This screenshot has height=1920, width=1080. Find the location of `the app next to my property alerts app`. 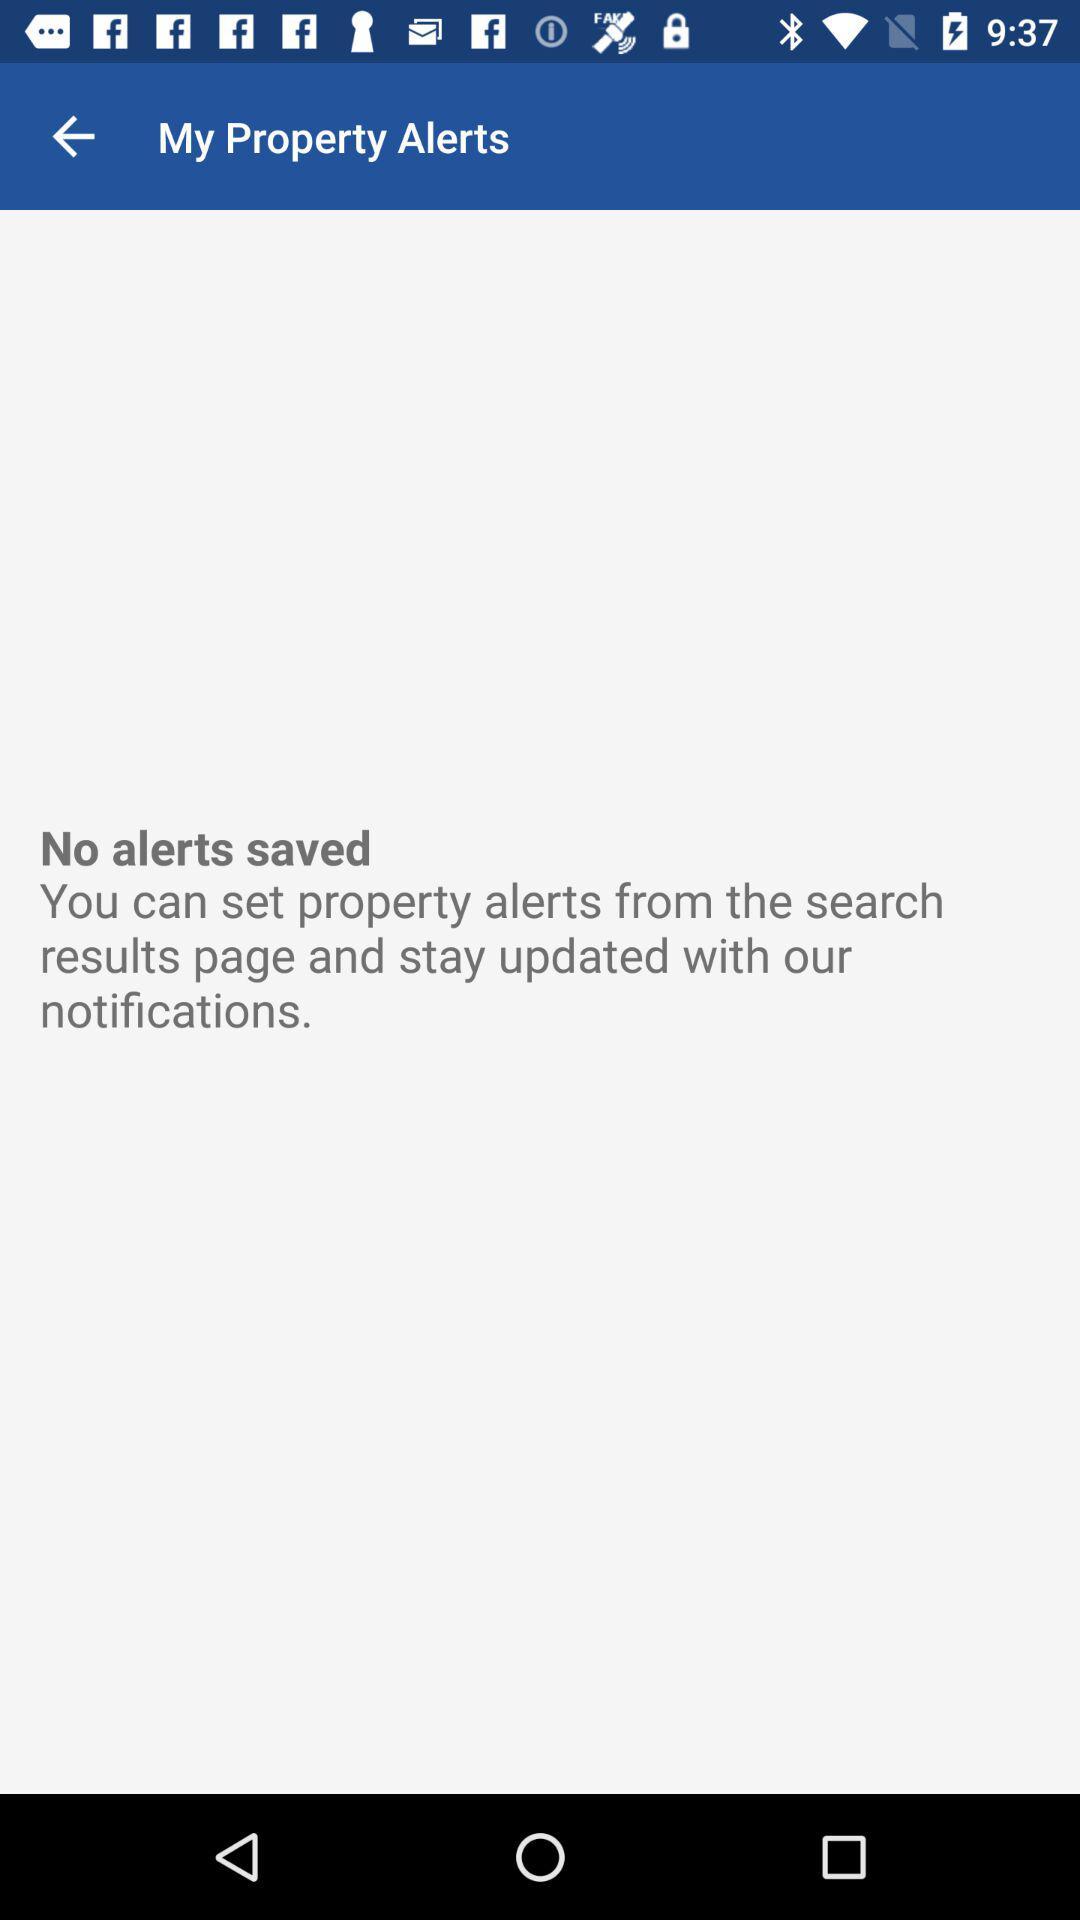

the app next to my property alerts app is located at coordinates (72, 135).